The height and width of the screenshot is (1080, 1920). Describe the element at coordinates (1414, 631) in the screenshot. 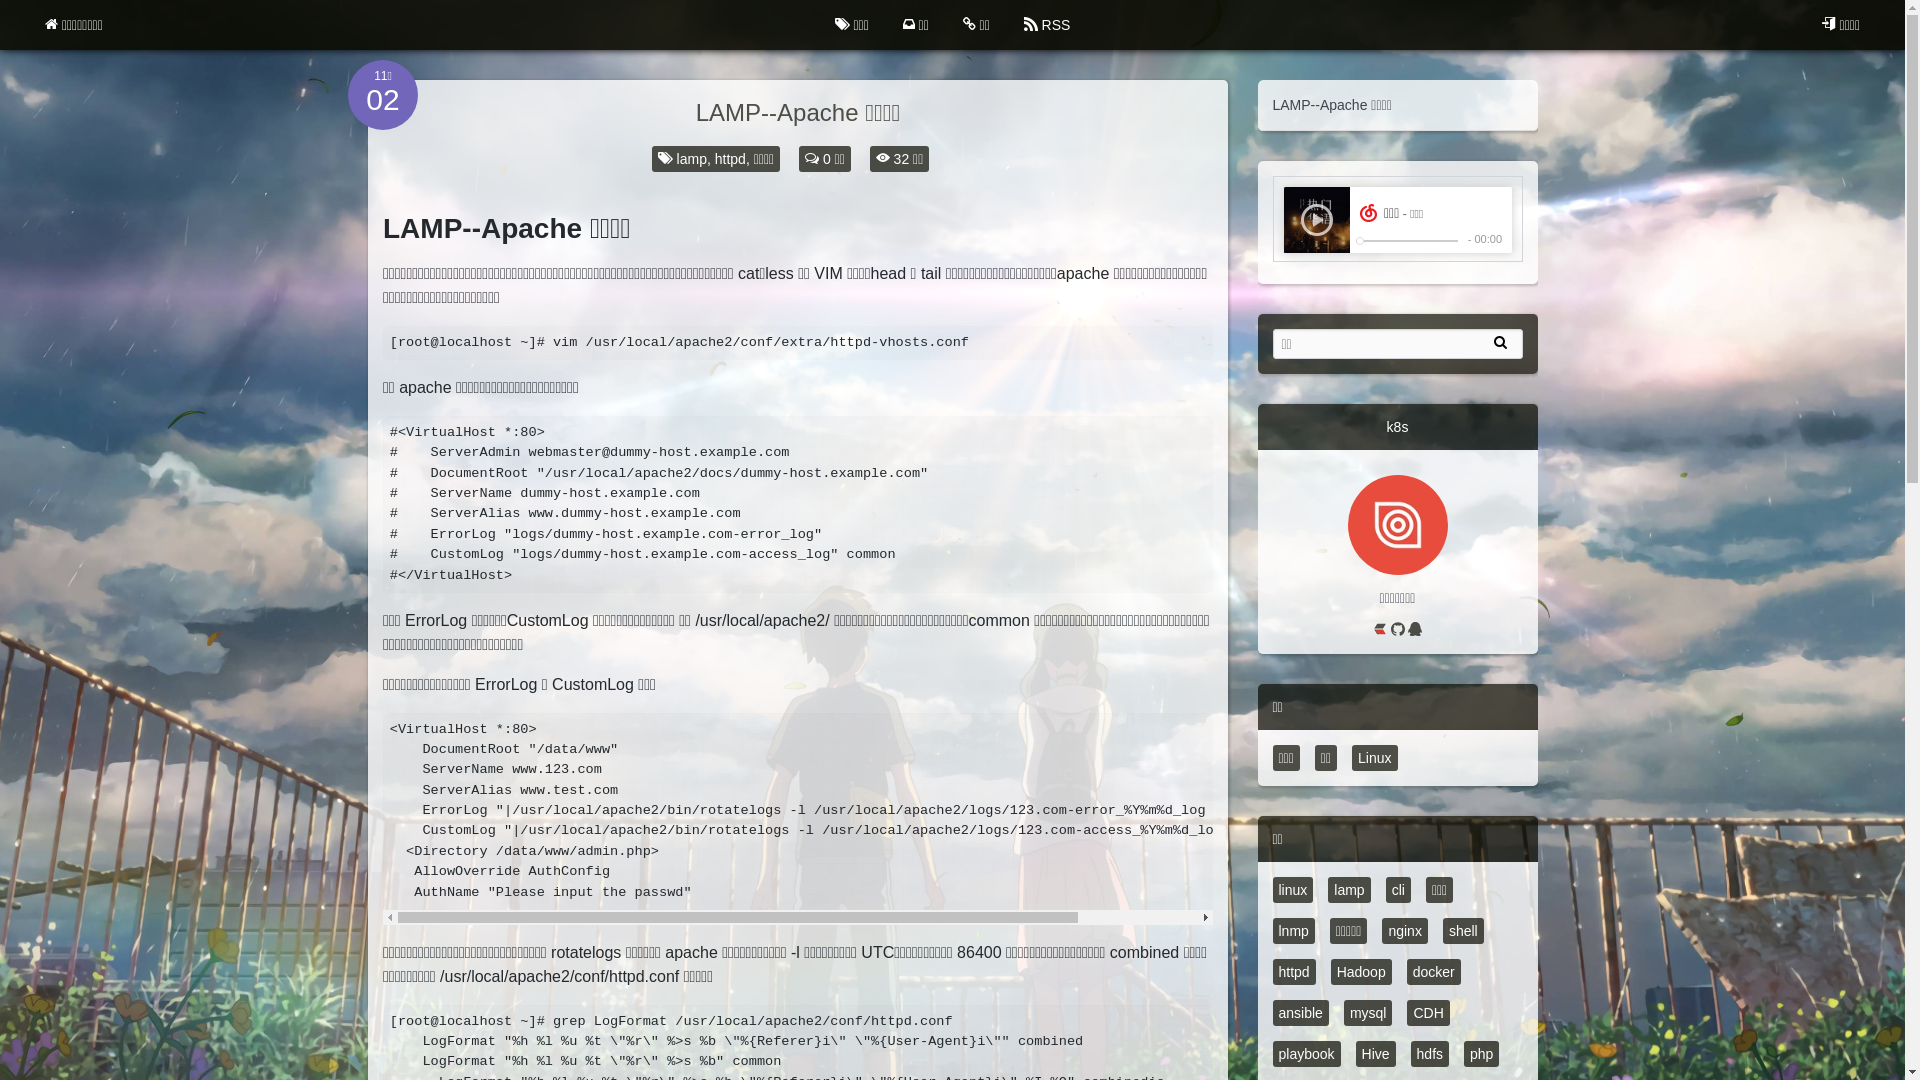

I see `'1014887978'` at that location.